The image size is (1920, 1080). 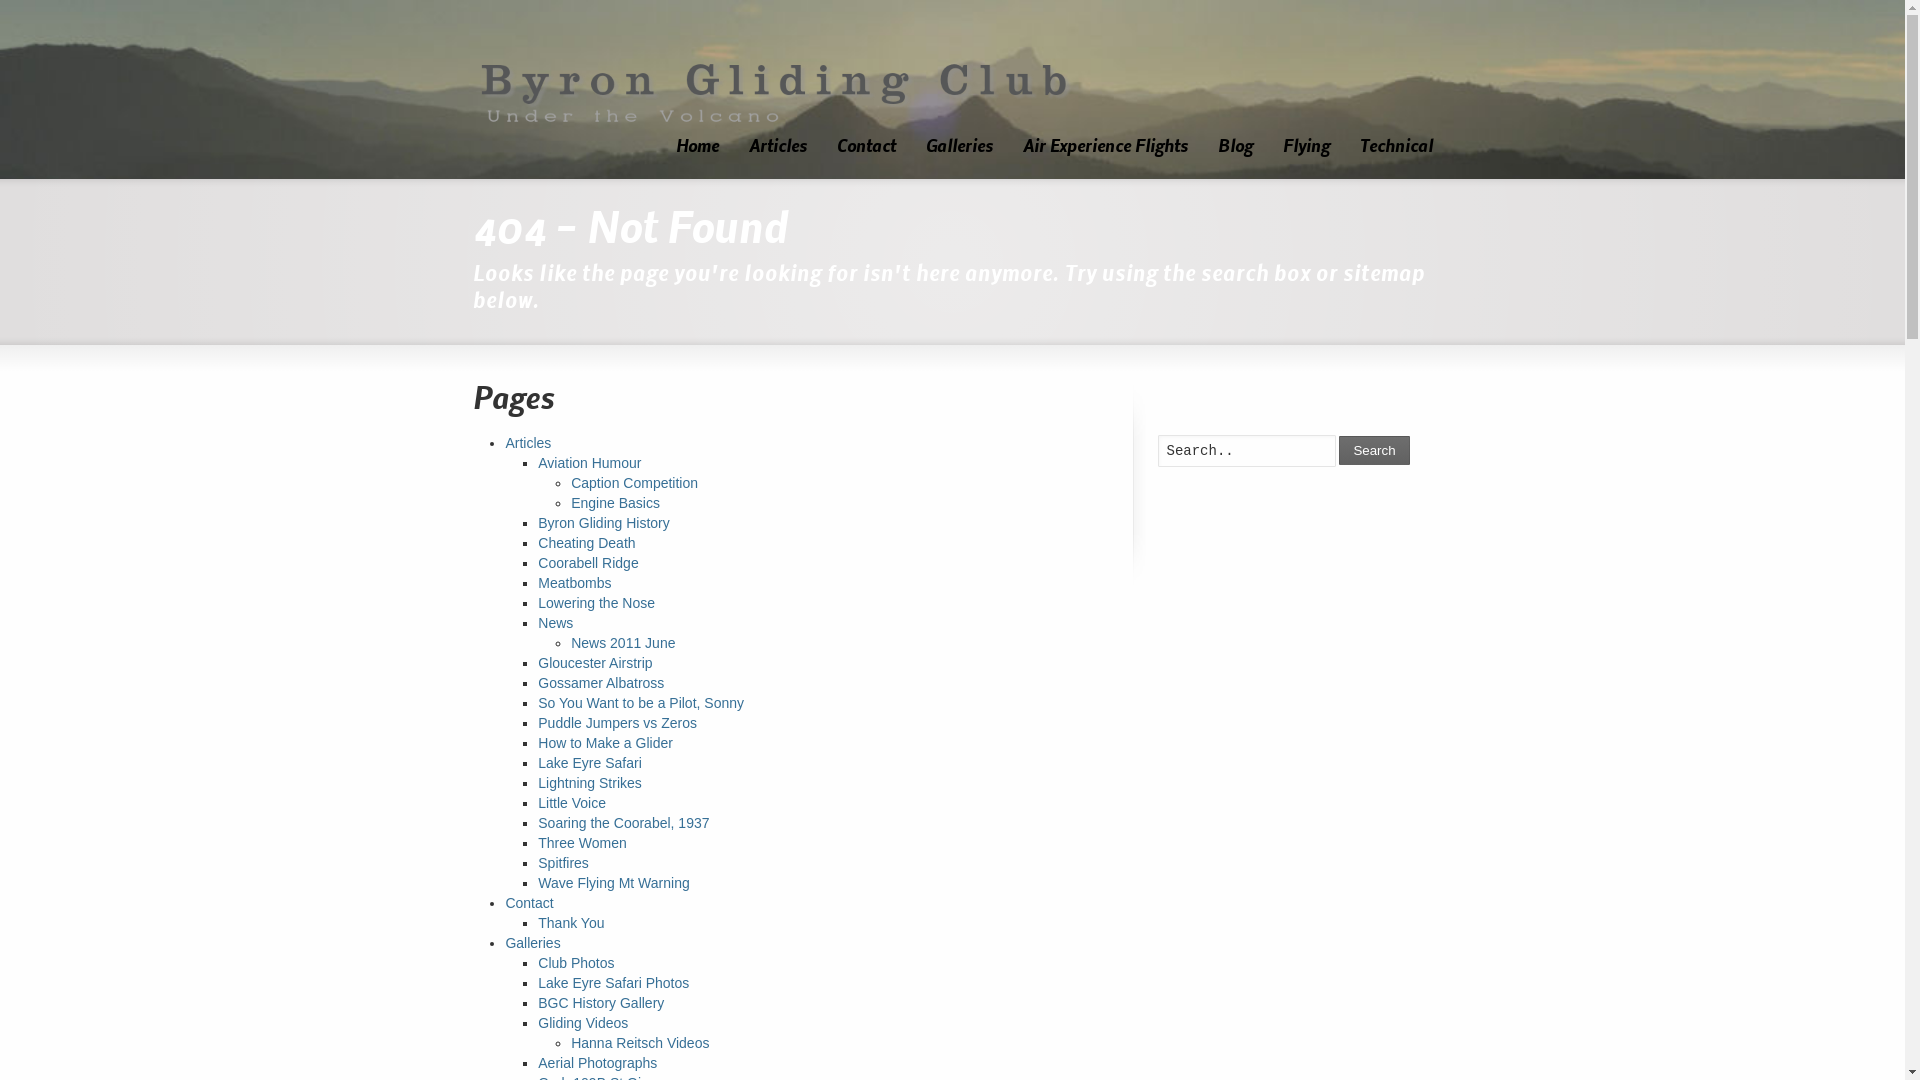 What do you see at coordinates (633, 482) in the screenshot?
I see `'Caption Competition'` at bounding box center [633, 482].